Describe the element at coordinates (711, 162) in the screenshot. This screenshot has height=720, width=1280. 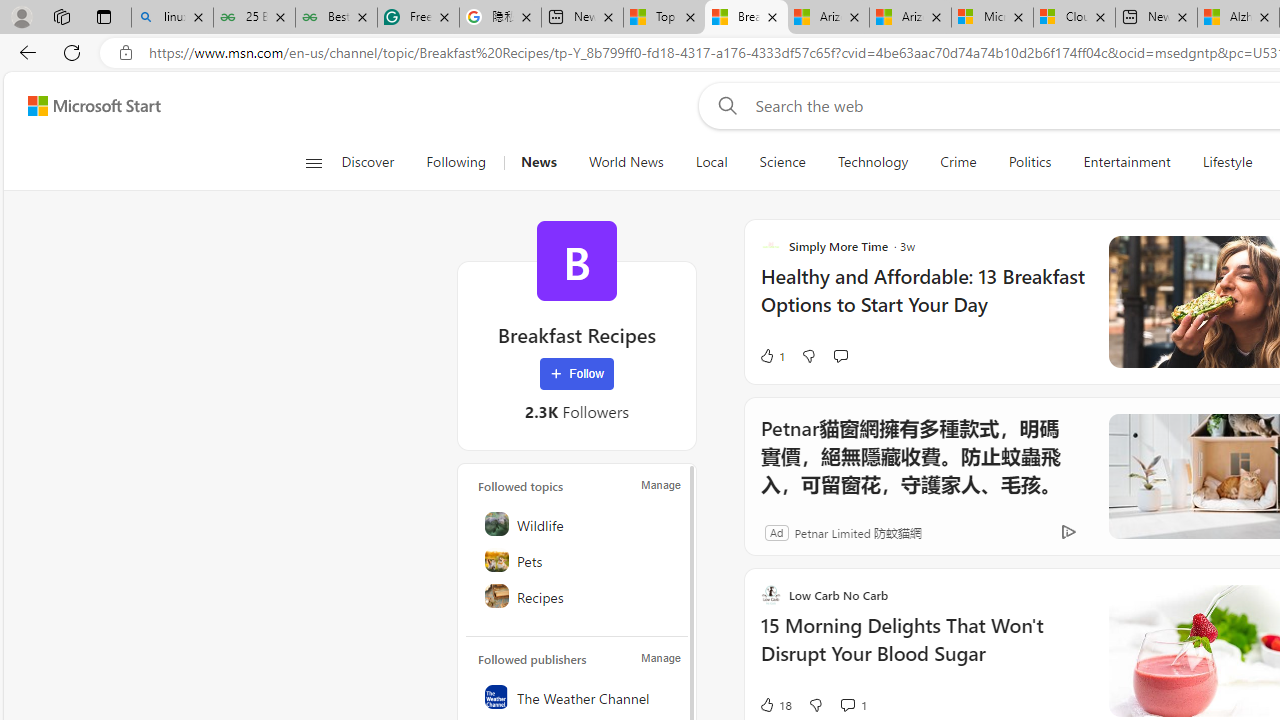
I see `'Local'` at that location.